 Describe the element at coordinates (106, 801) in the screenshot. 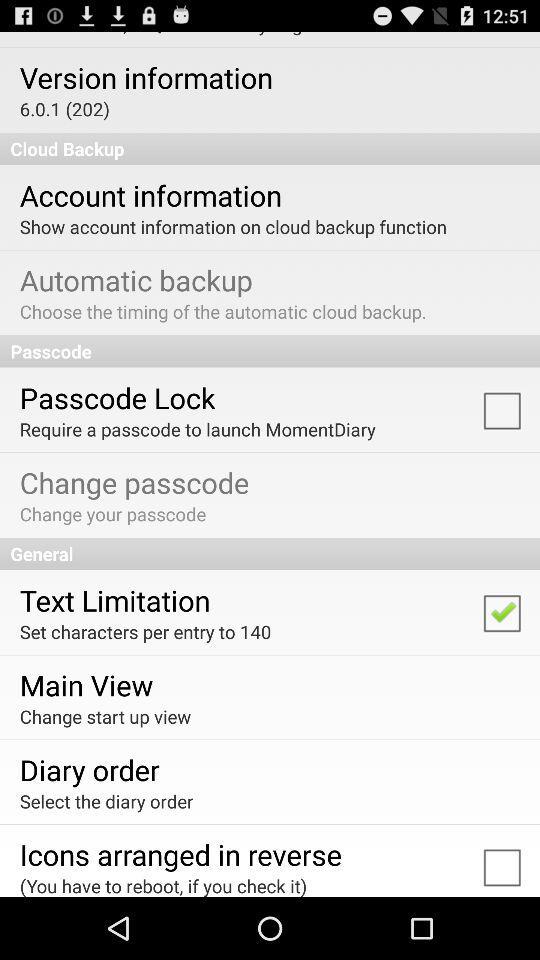

I see `the item above icons arranged in app` at that location.